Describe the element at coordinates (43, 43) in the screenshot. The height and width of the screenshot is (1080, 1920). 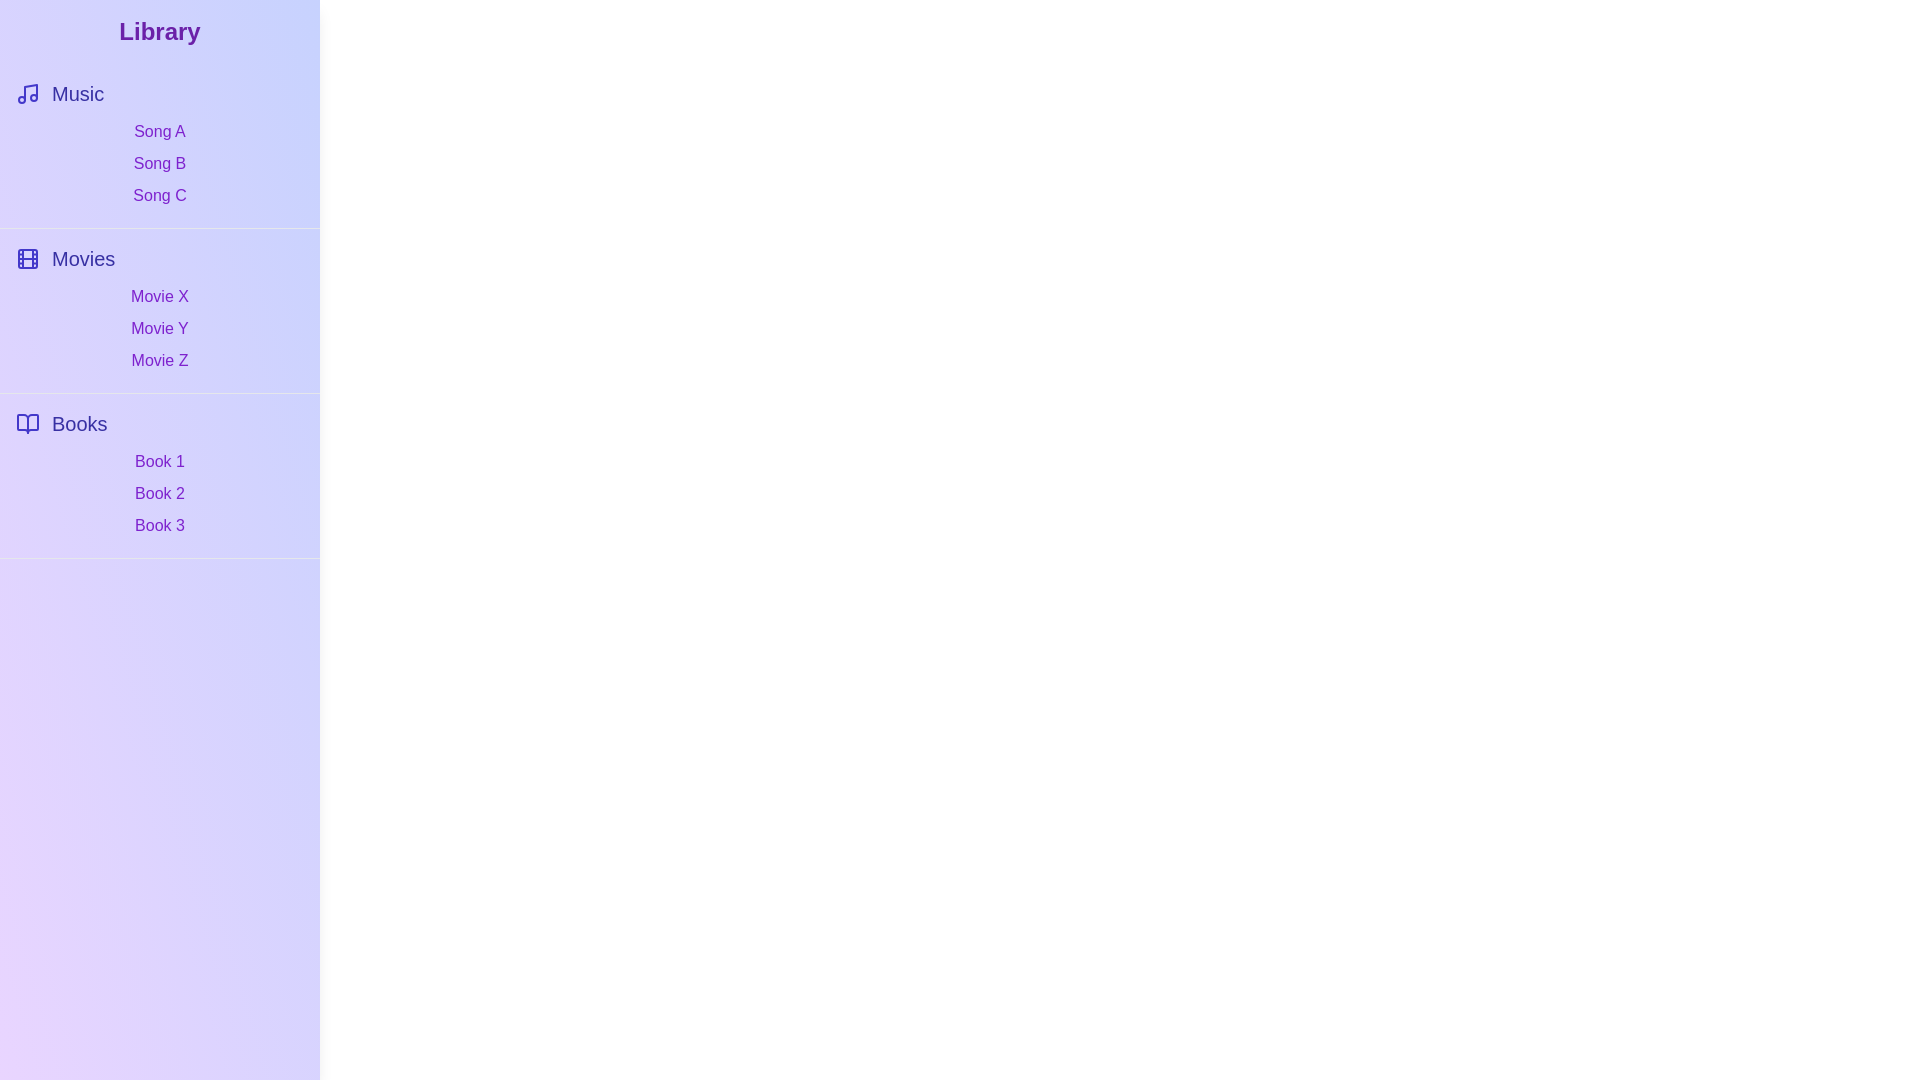
I see `the toggle button to toggle the visibility of the drawer` at that location.